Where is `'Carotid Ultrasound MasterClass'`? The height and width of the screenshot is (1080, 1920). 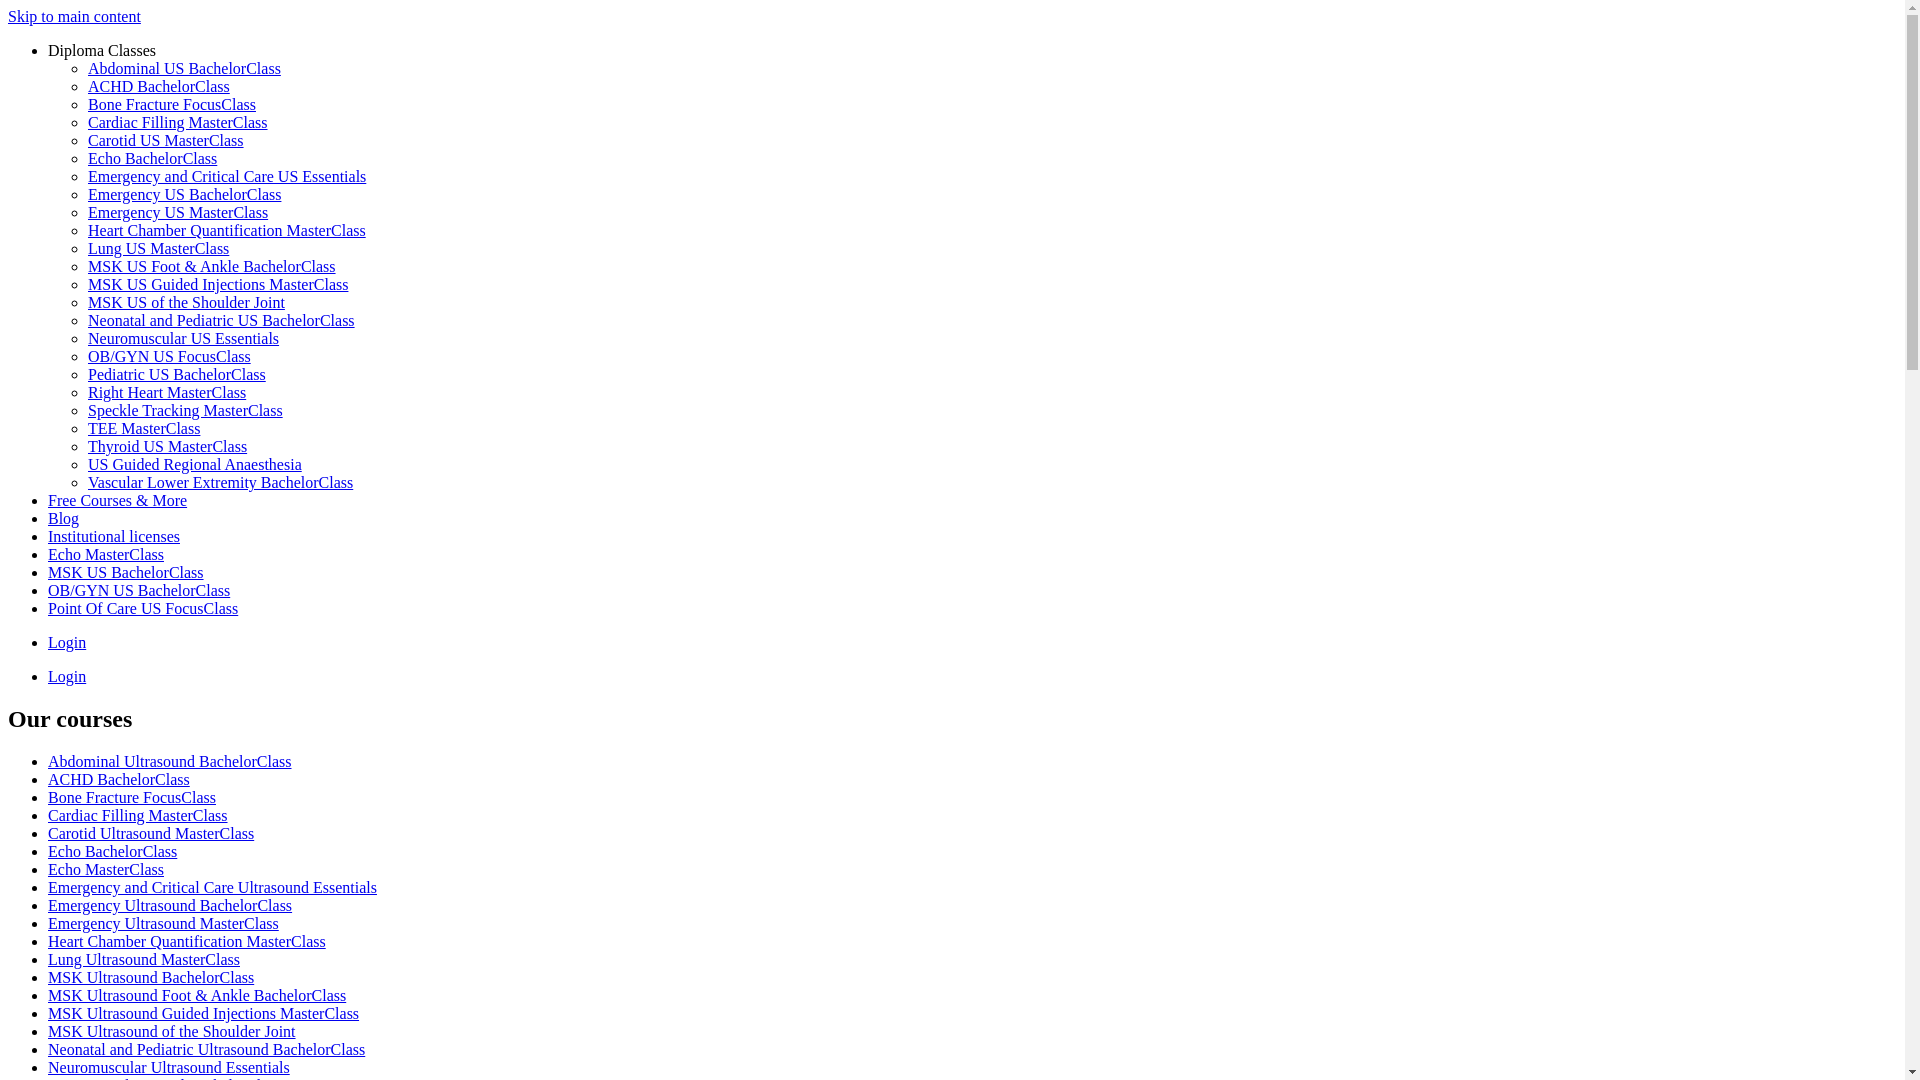
'Carotid Ultrasound MasterClass' is located at coordinates (149, 833).